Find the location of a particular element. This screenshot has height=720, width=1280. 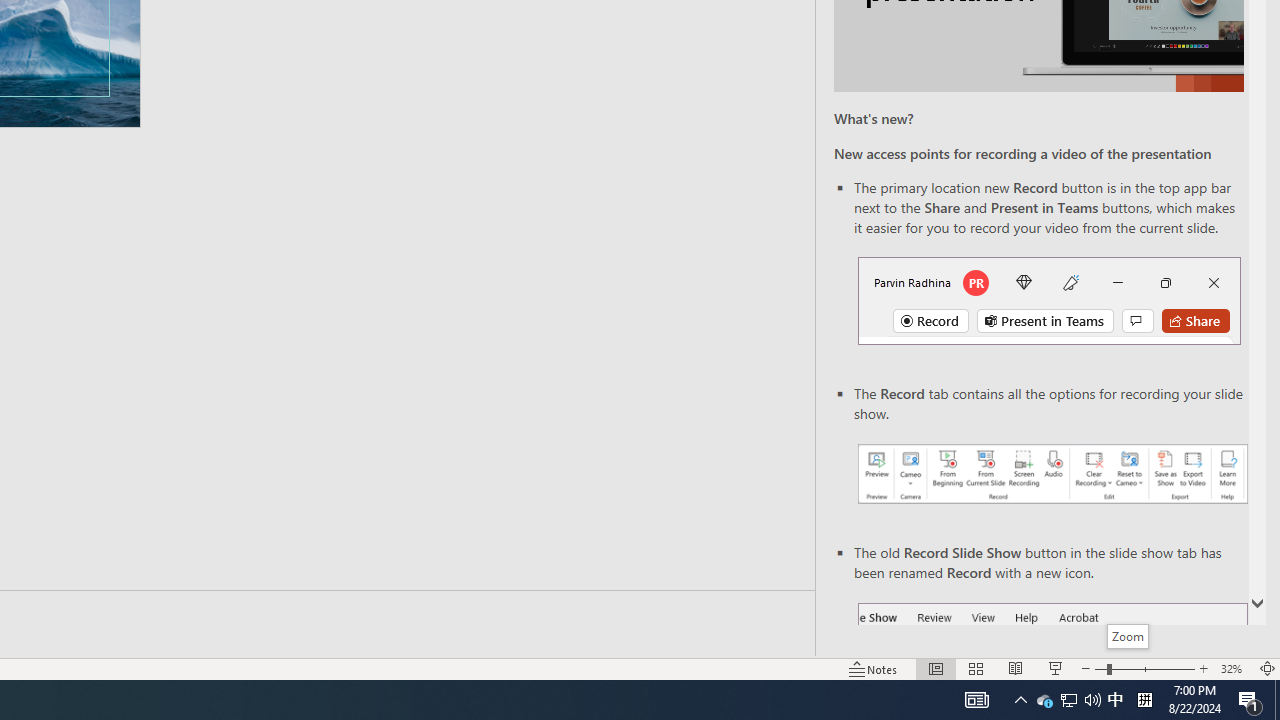

'Record your presentations screenshot one' is located at coordinates (1051, 474).